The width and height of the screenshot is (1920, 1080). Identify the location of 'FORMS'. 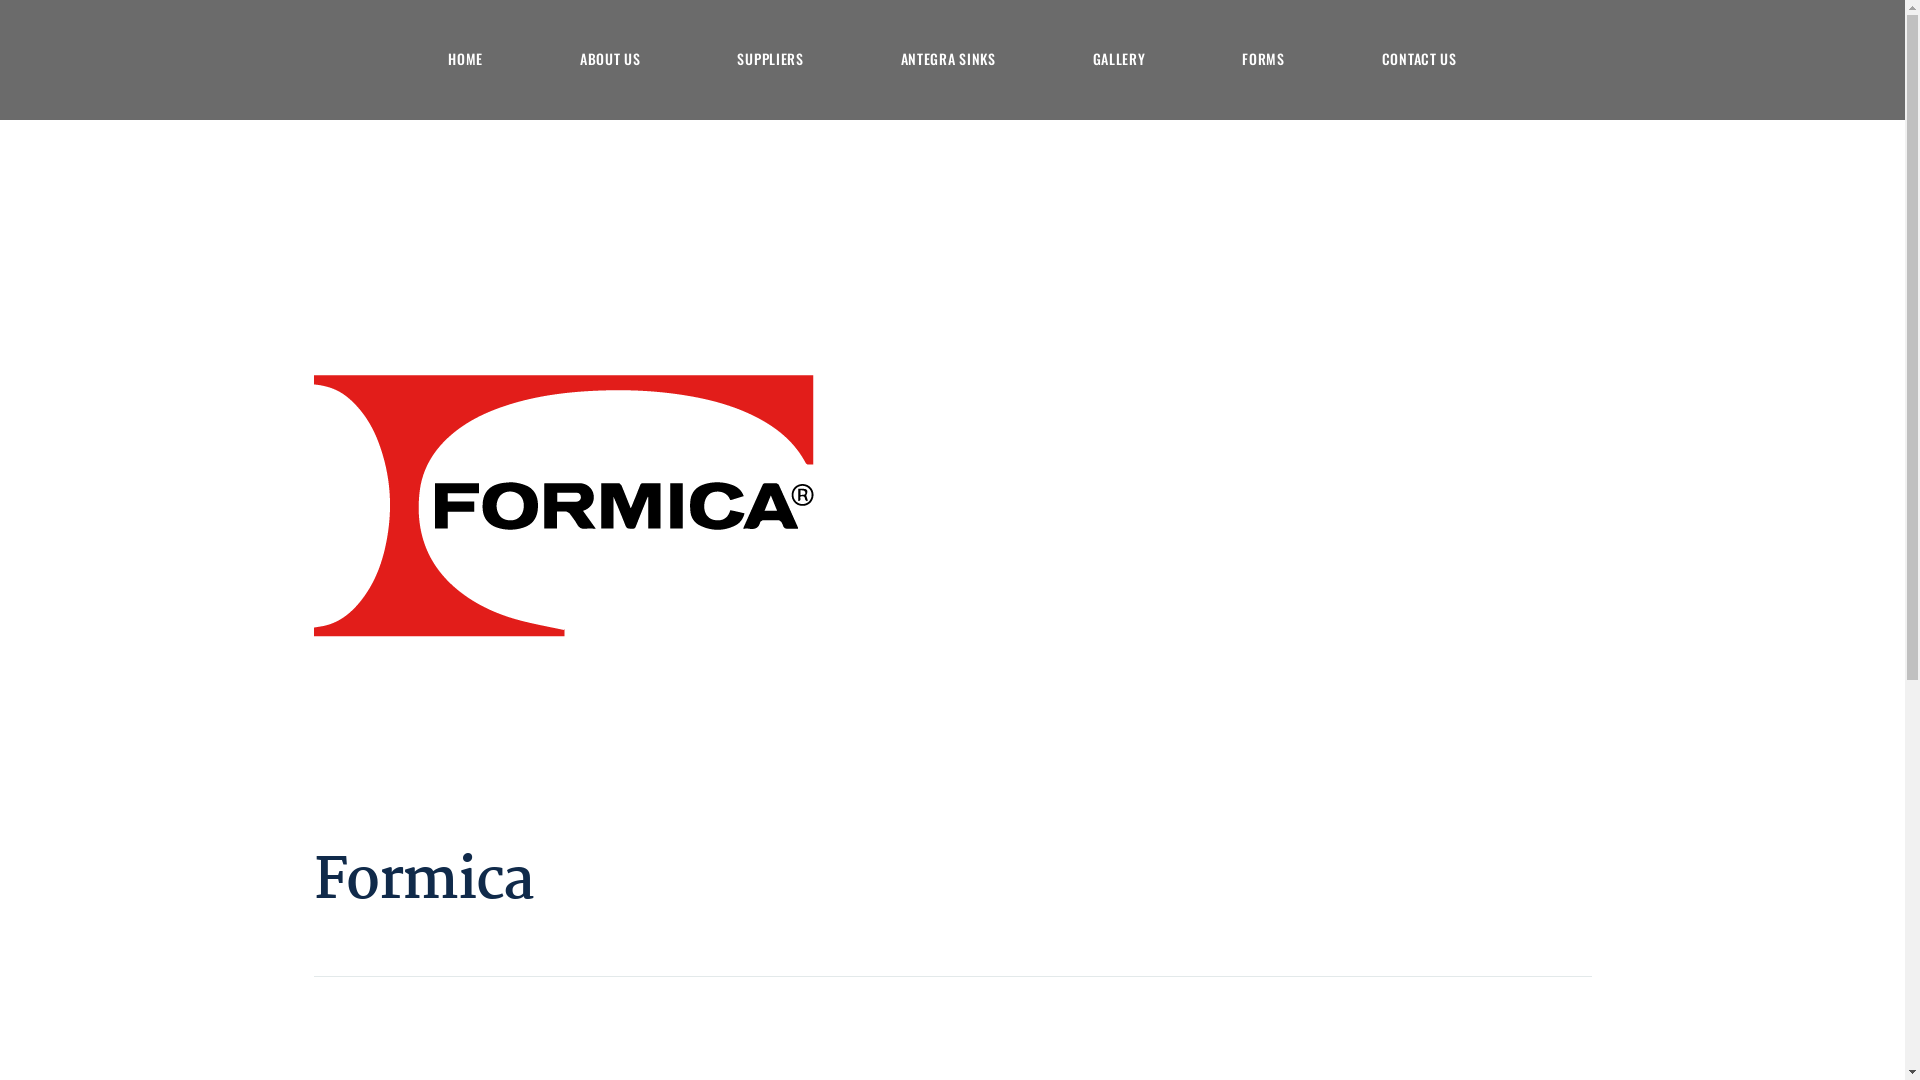
(1194, 59).